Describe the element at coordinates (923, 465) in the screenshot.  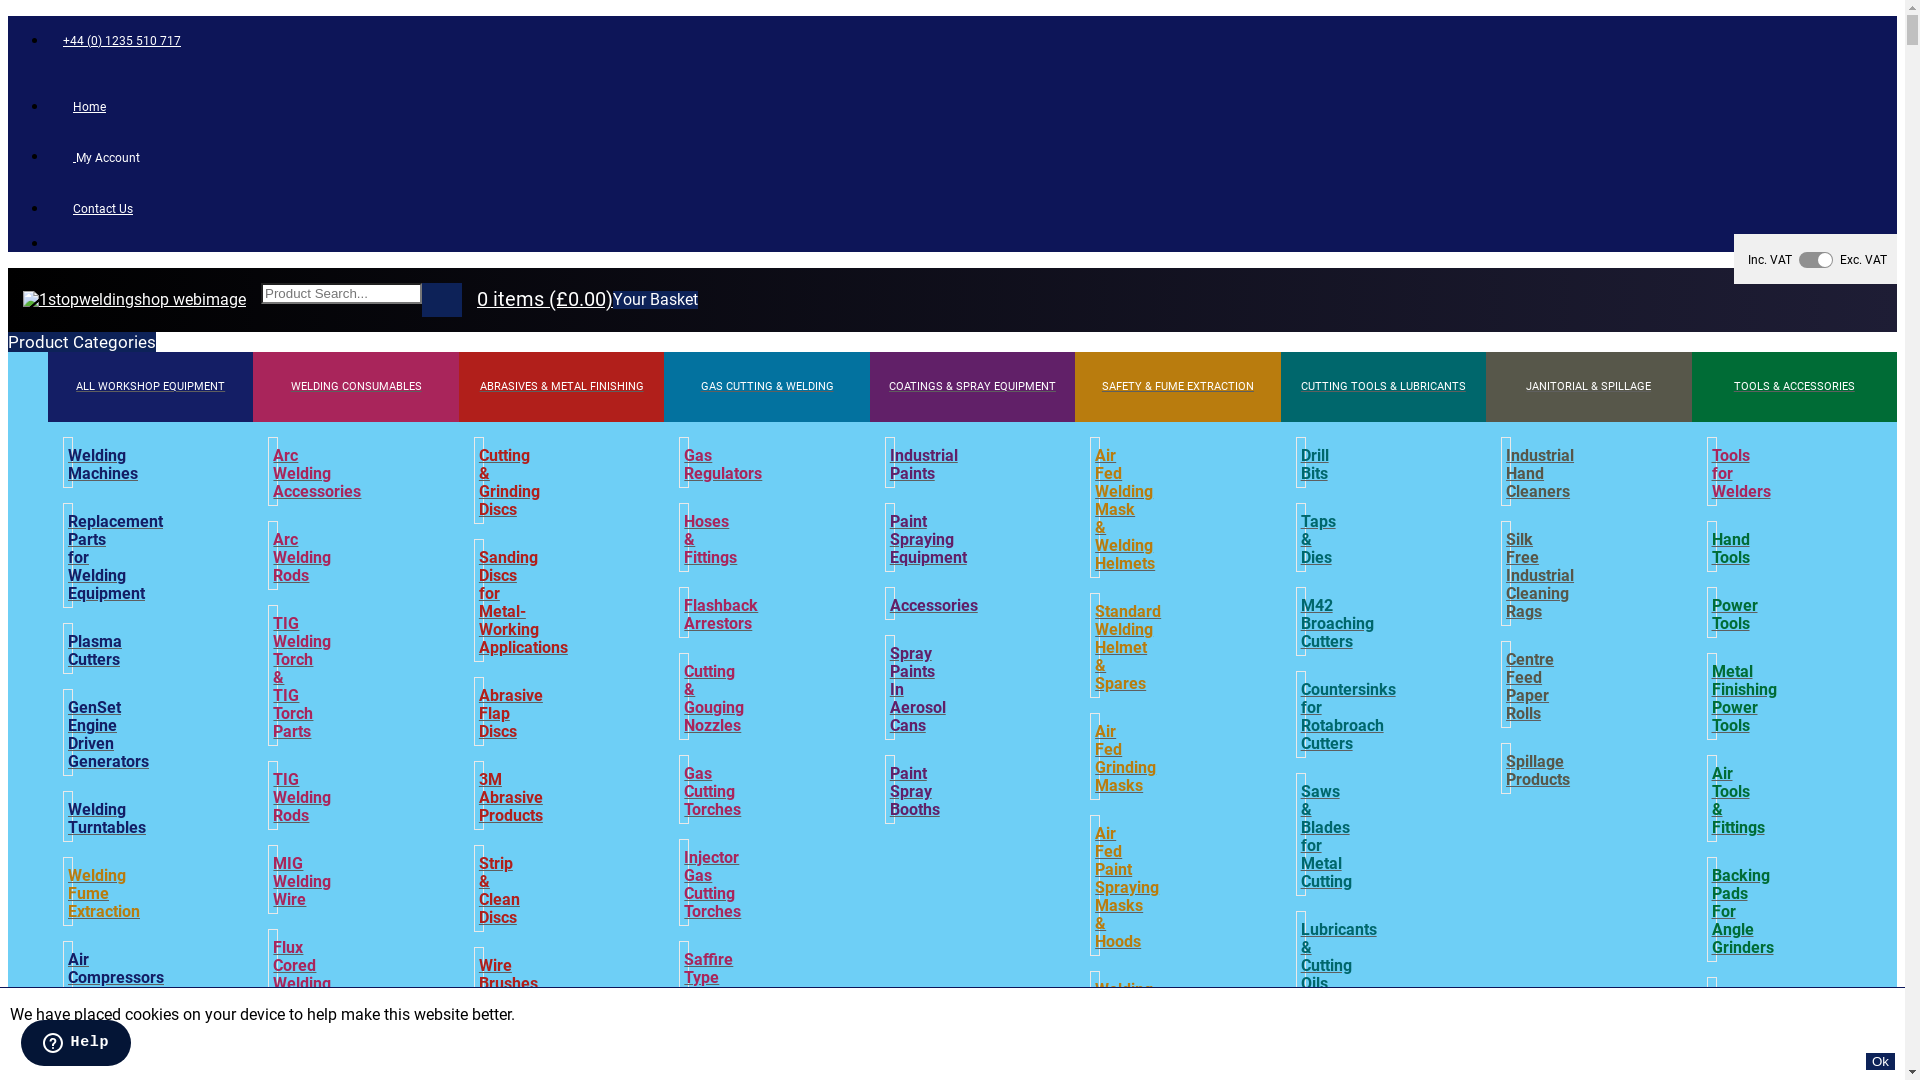
I see `'Industrial Paints'` at that location.